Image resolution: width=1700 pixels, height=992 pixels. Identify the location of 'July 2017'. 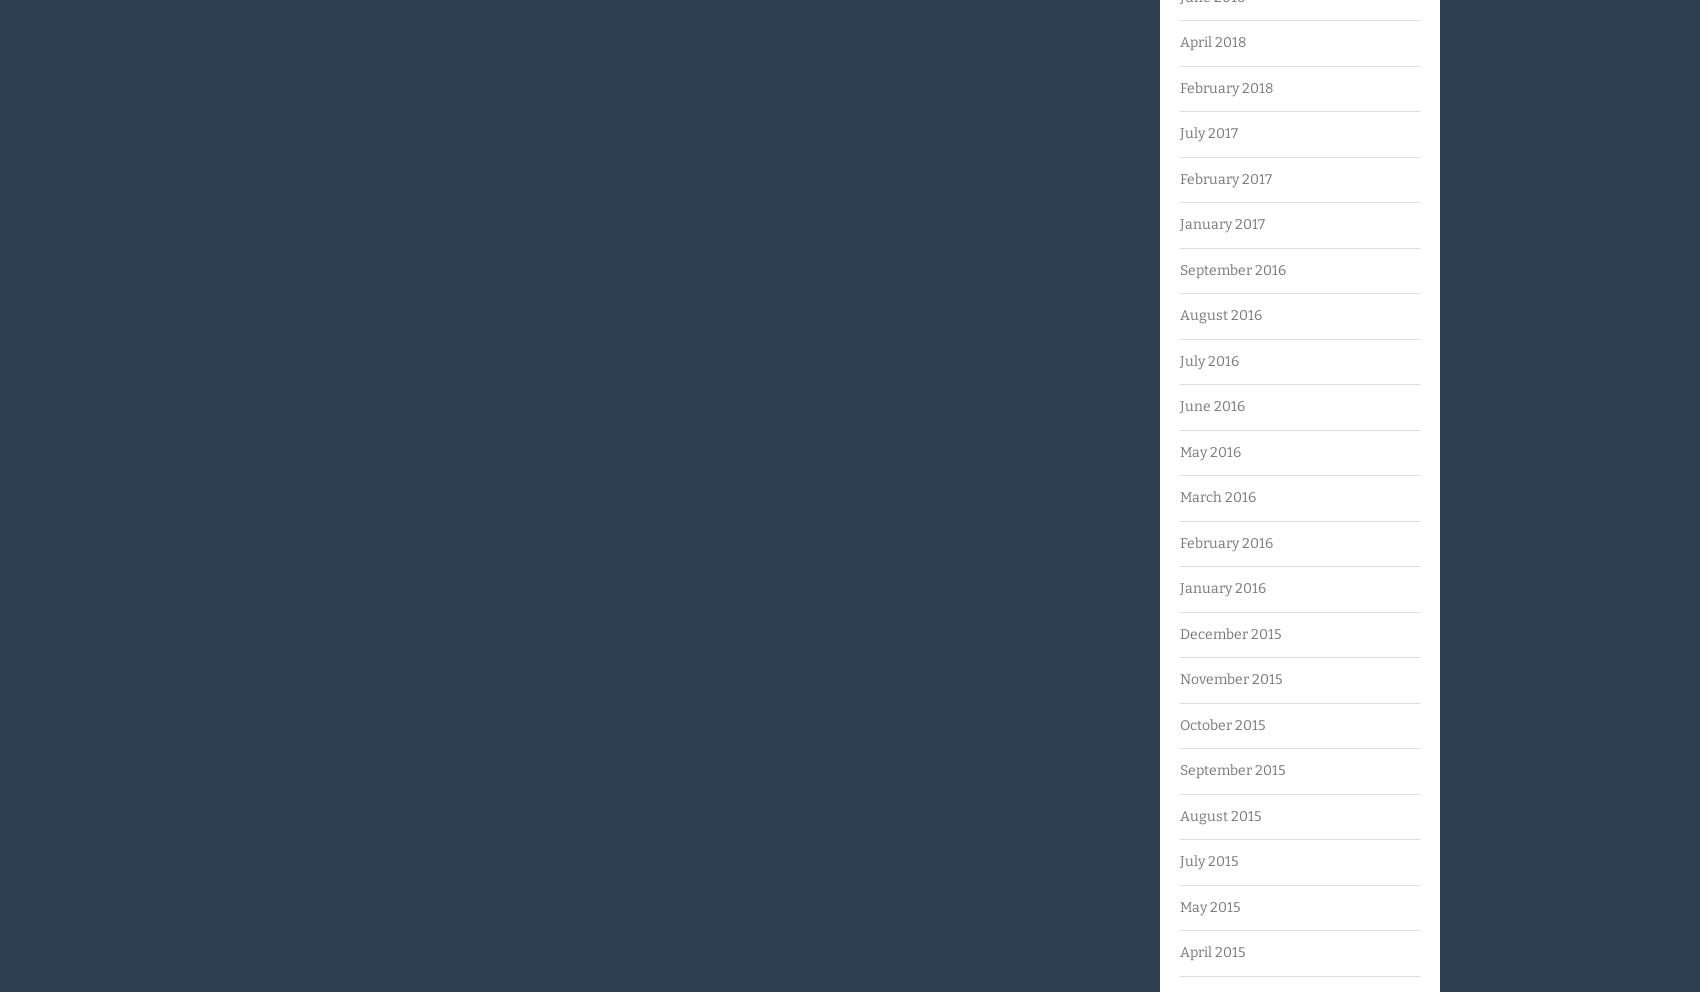
(1208, 133).